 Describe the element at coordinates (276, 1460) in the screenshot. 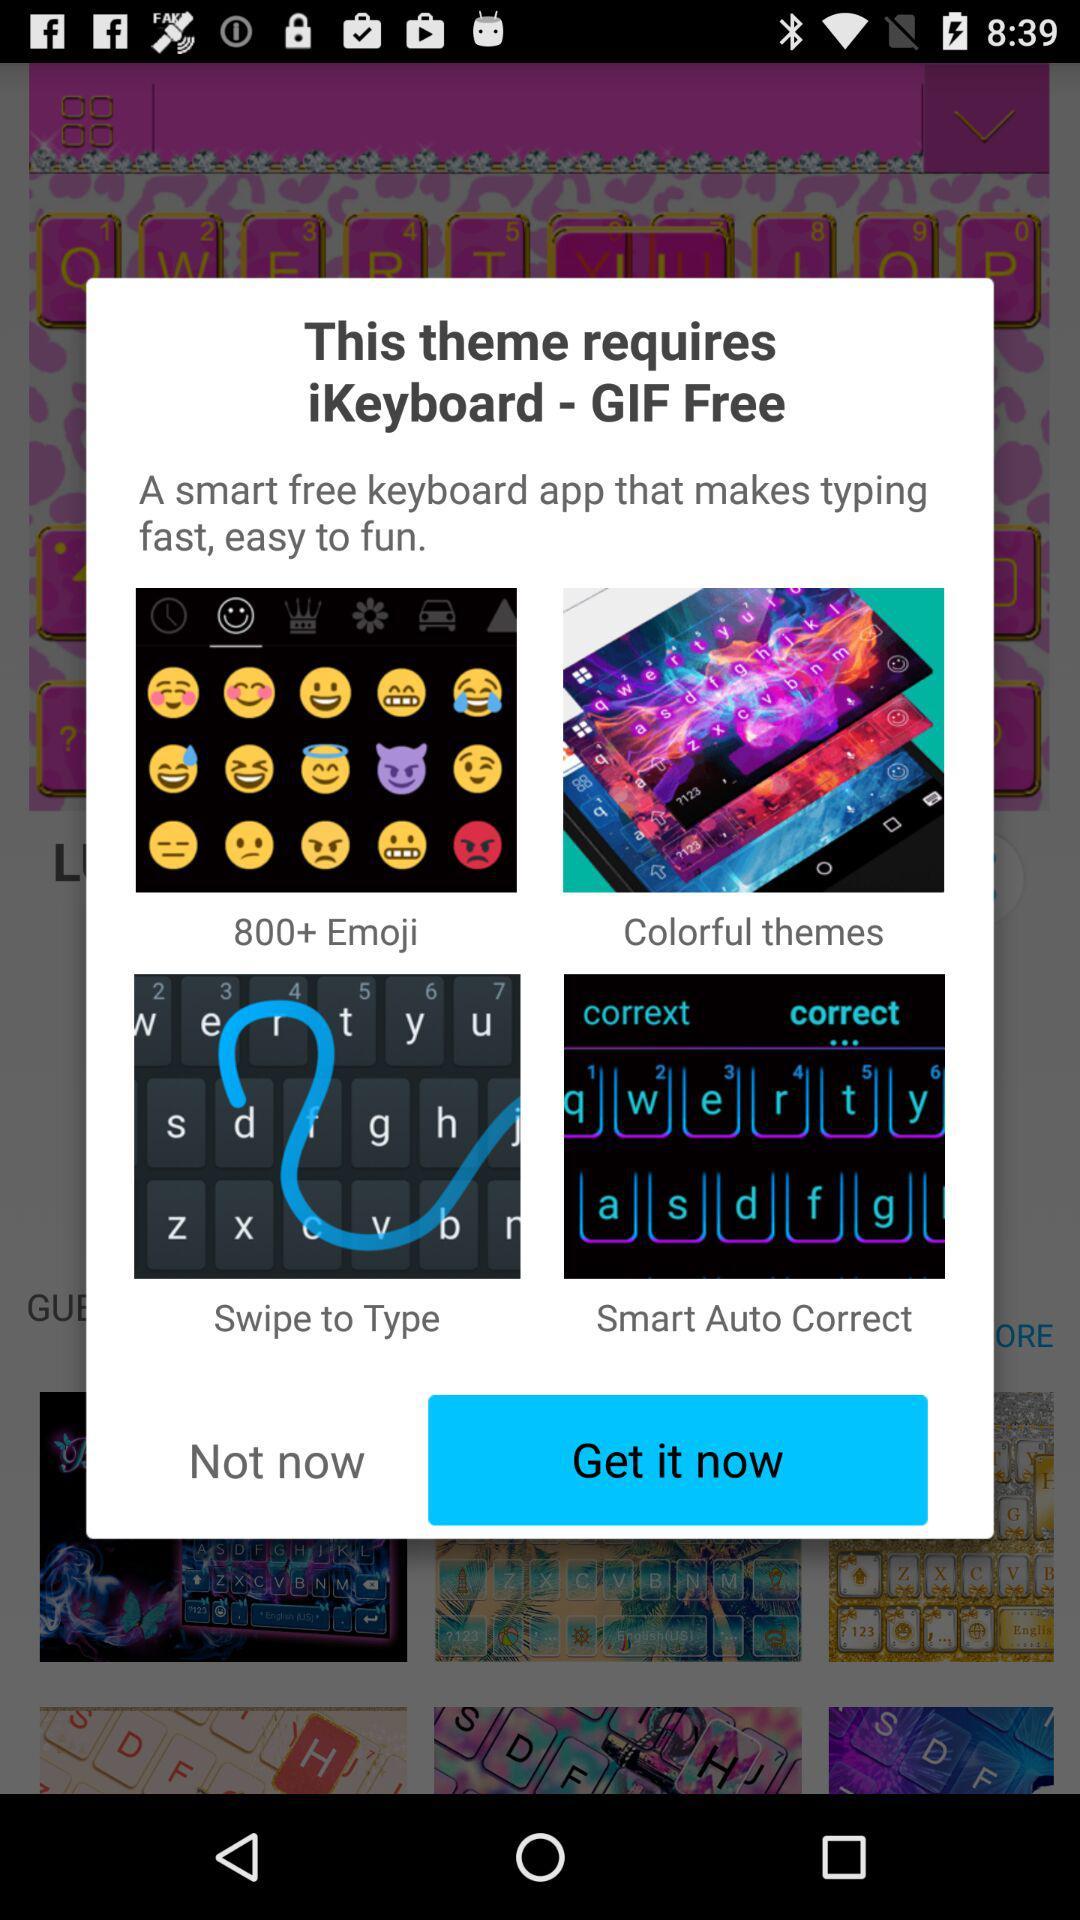

I see `button to the left of get it now button` at that location.